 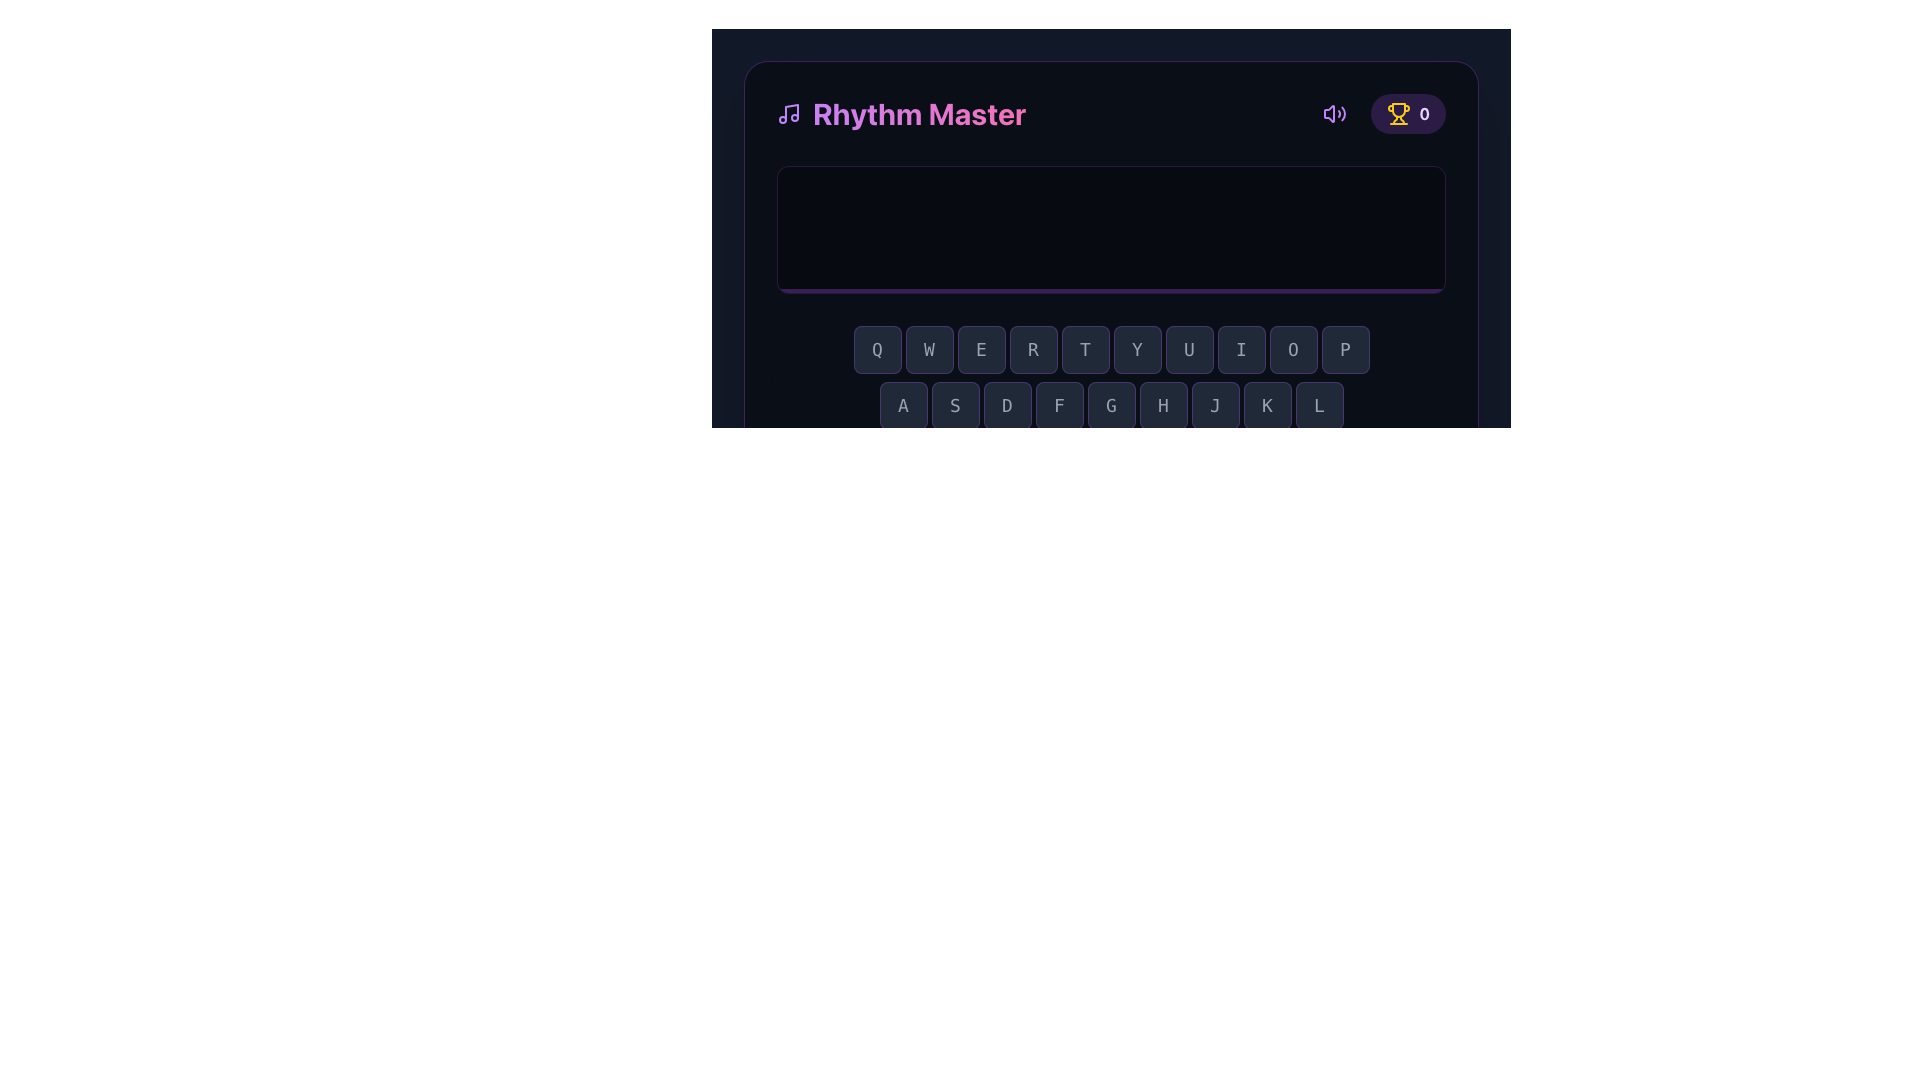 I want to click on the square-shaped button with a dark gray background and light-gray text displaying the letter 'E' to input the letter 'E', so click(x=981, y=349).